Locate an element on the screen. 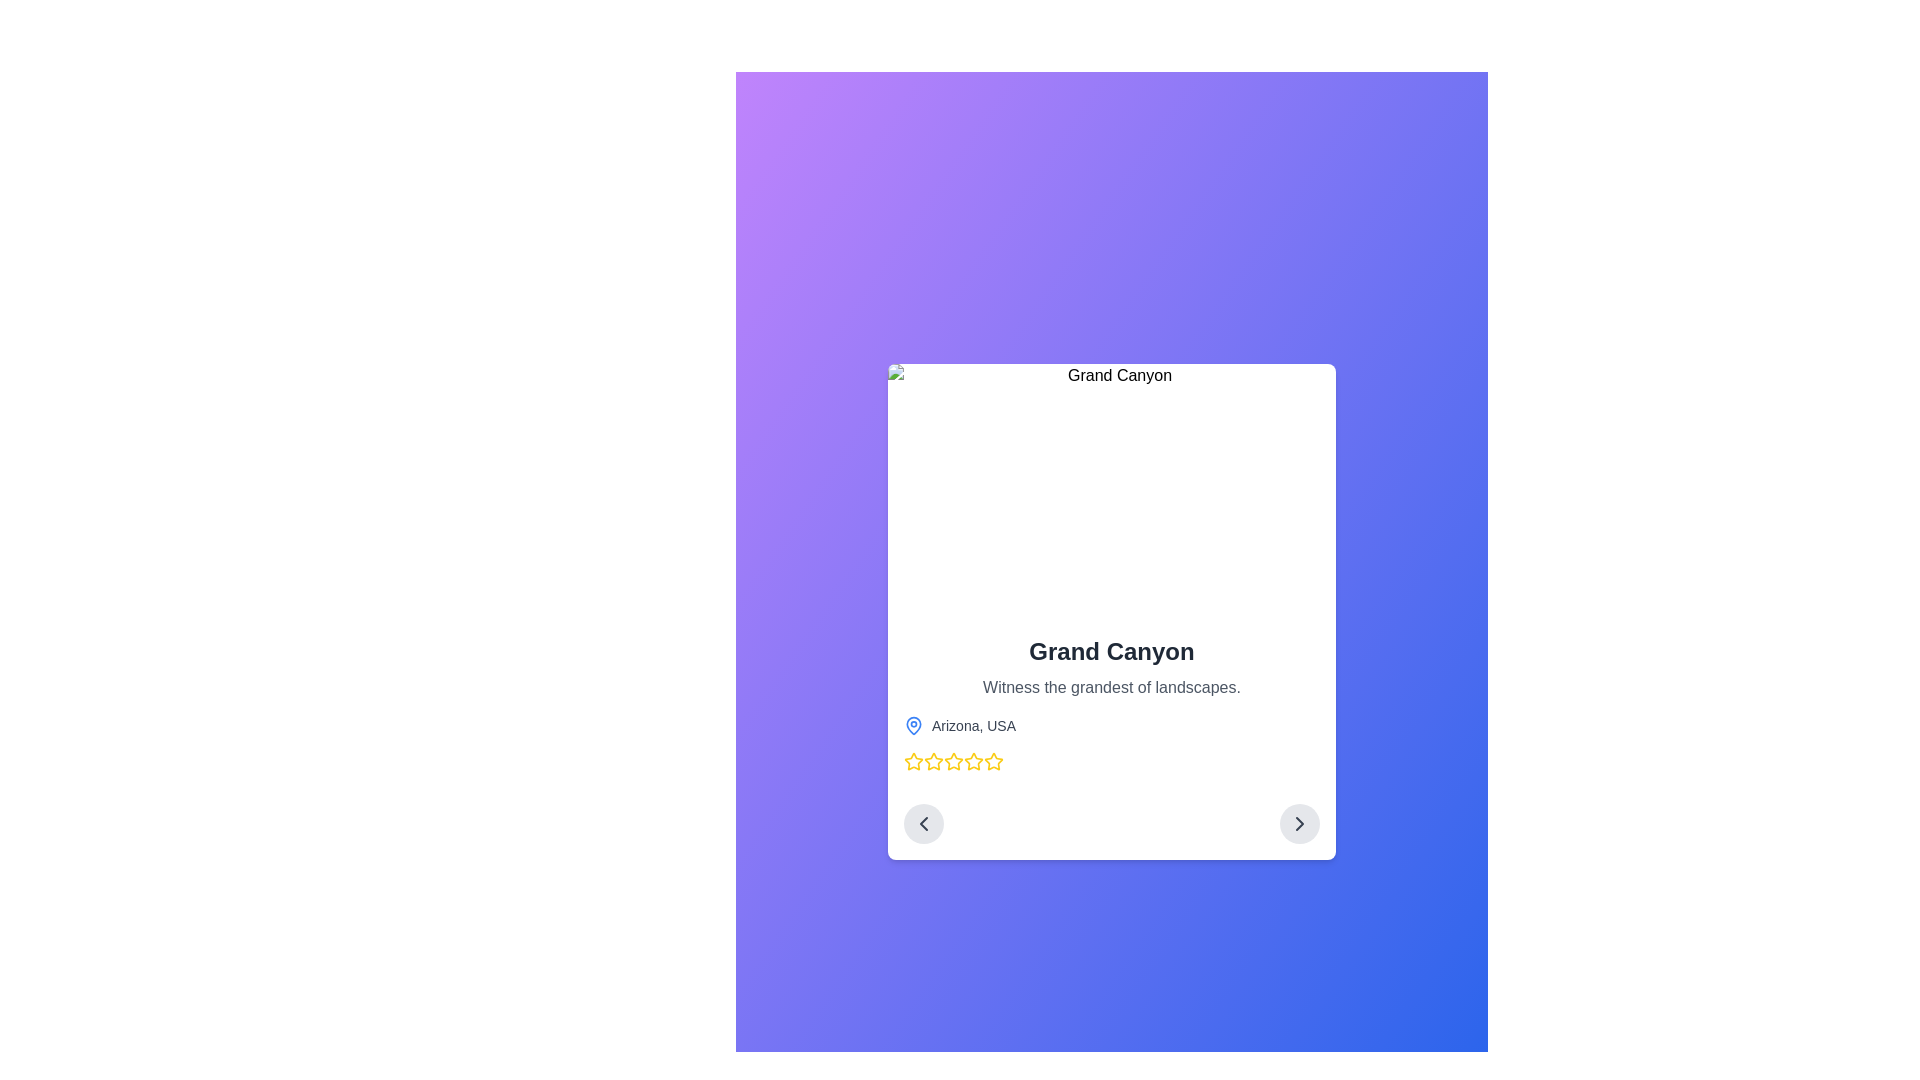 The height and width of the screenshot is (1080, 1920). the blue outlined map pin icon located in the mid-lower section of the card, to the left of the text 'Arizona, USA' is located at coordinates (912, 725).